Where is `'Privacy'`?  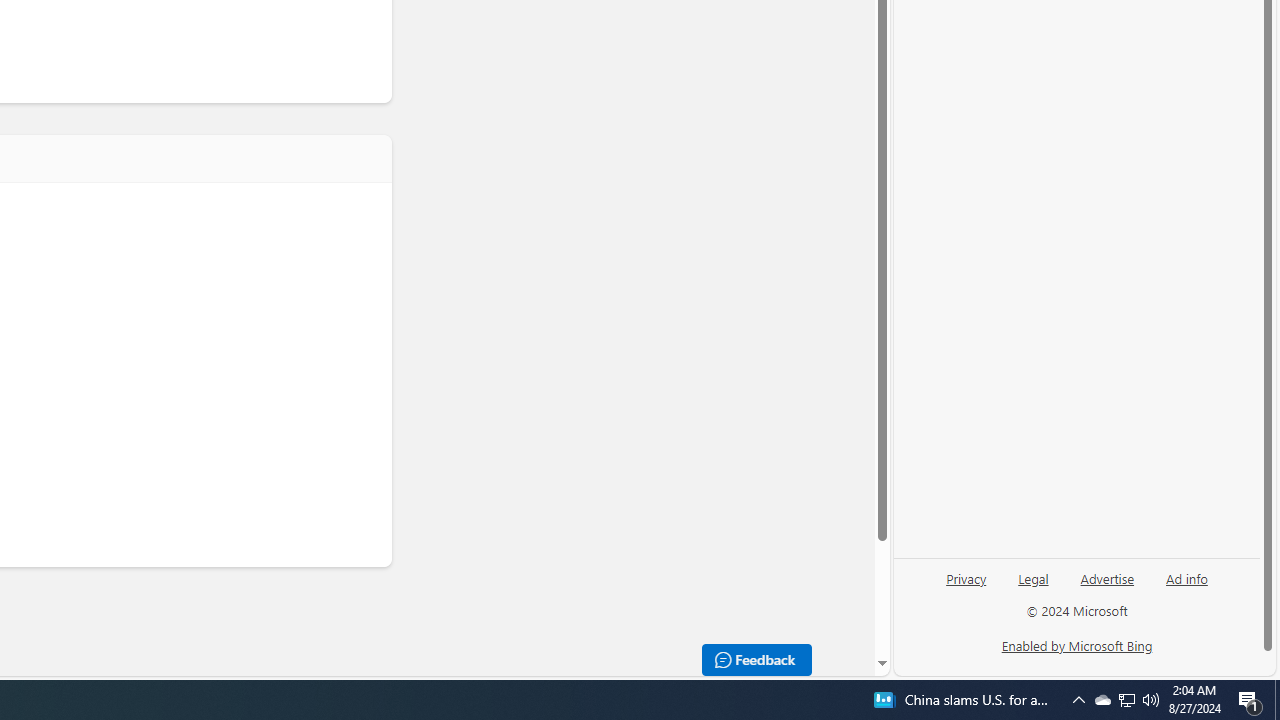
'Privacy' is located at coordinates (967, 585).